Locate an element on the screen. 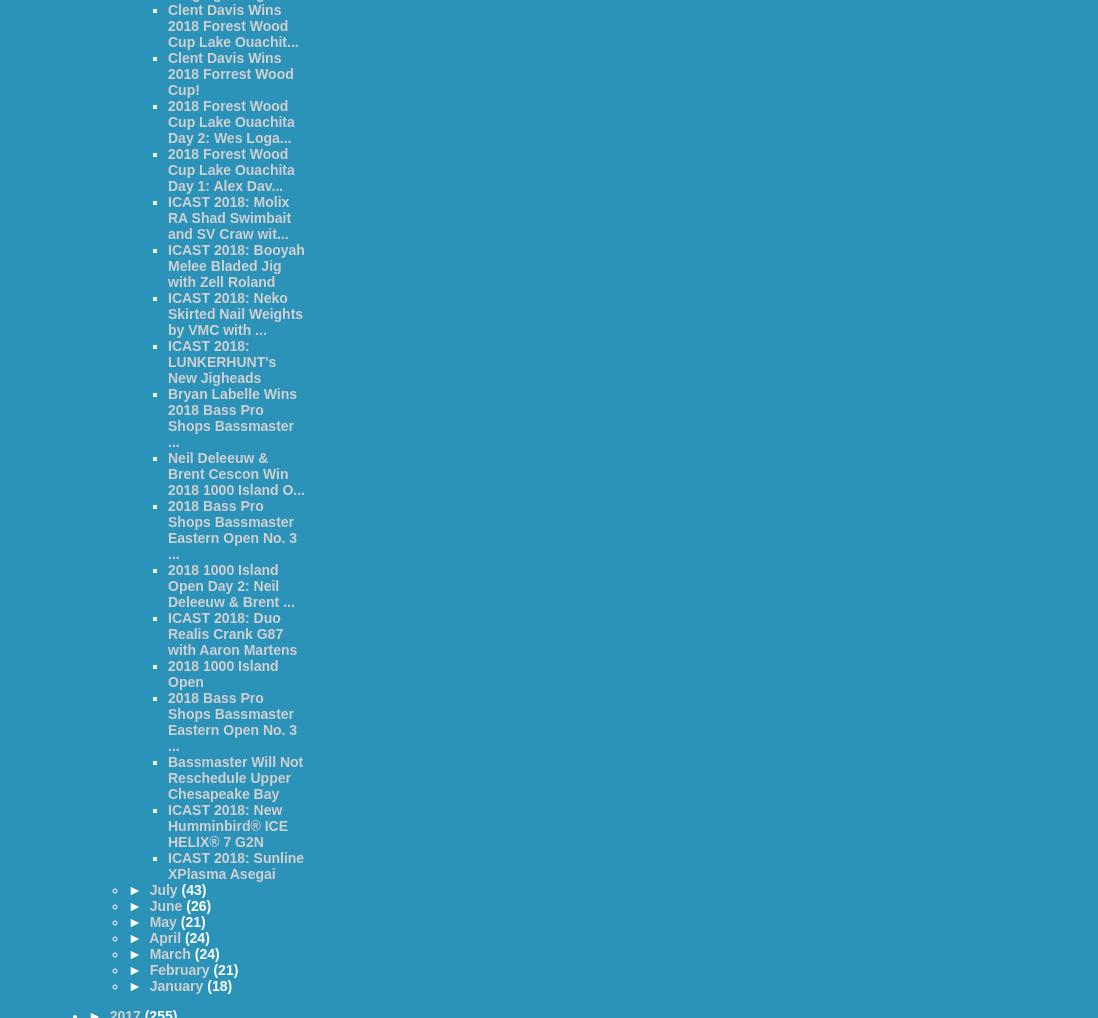 This screenshot has height=1018, width=1098. '(43)' is located at coordinates (192, 890).